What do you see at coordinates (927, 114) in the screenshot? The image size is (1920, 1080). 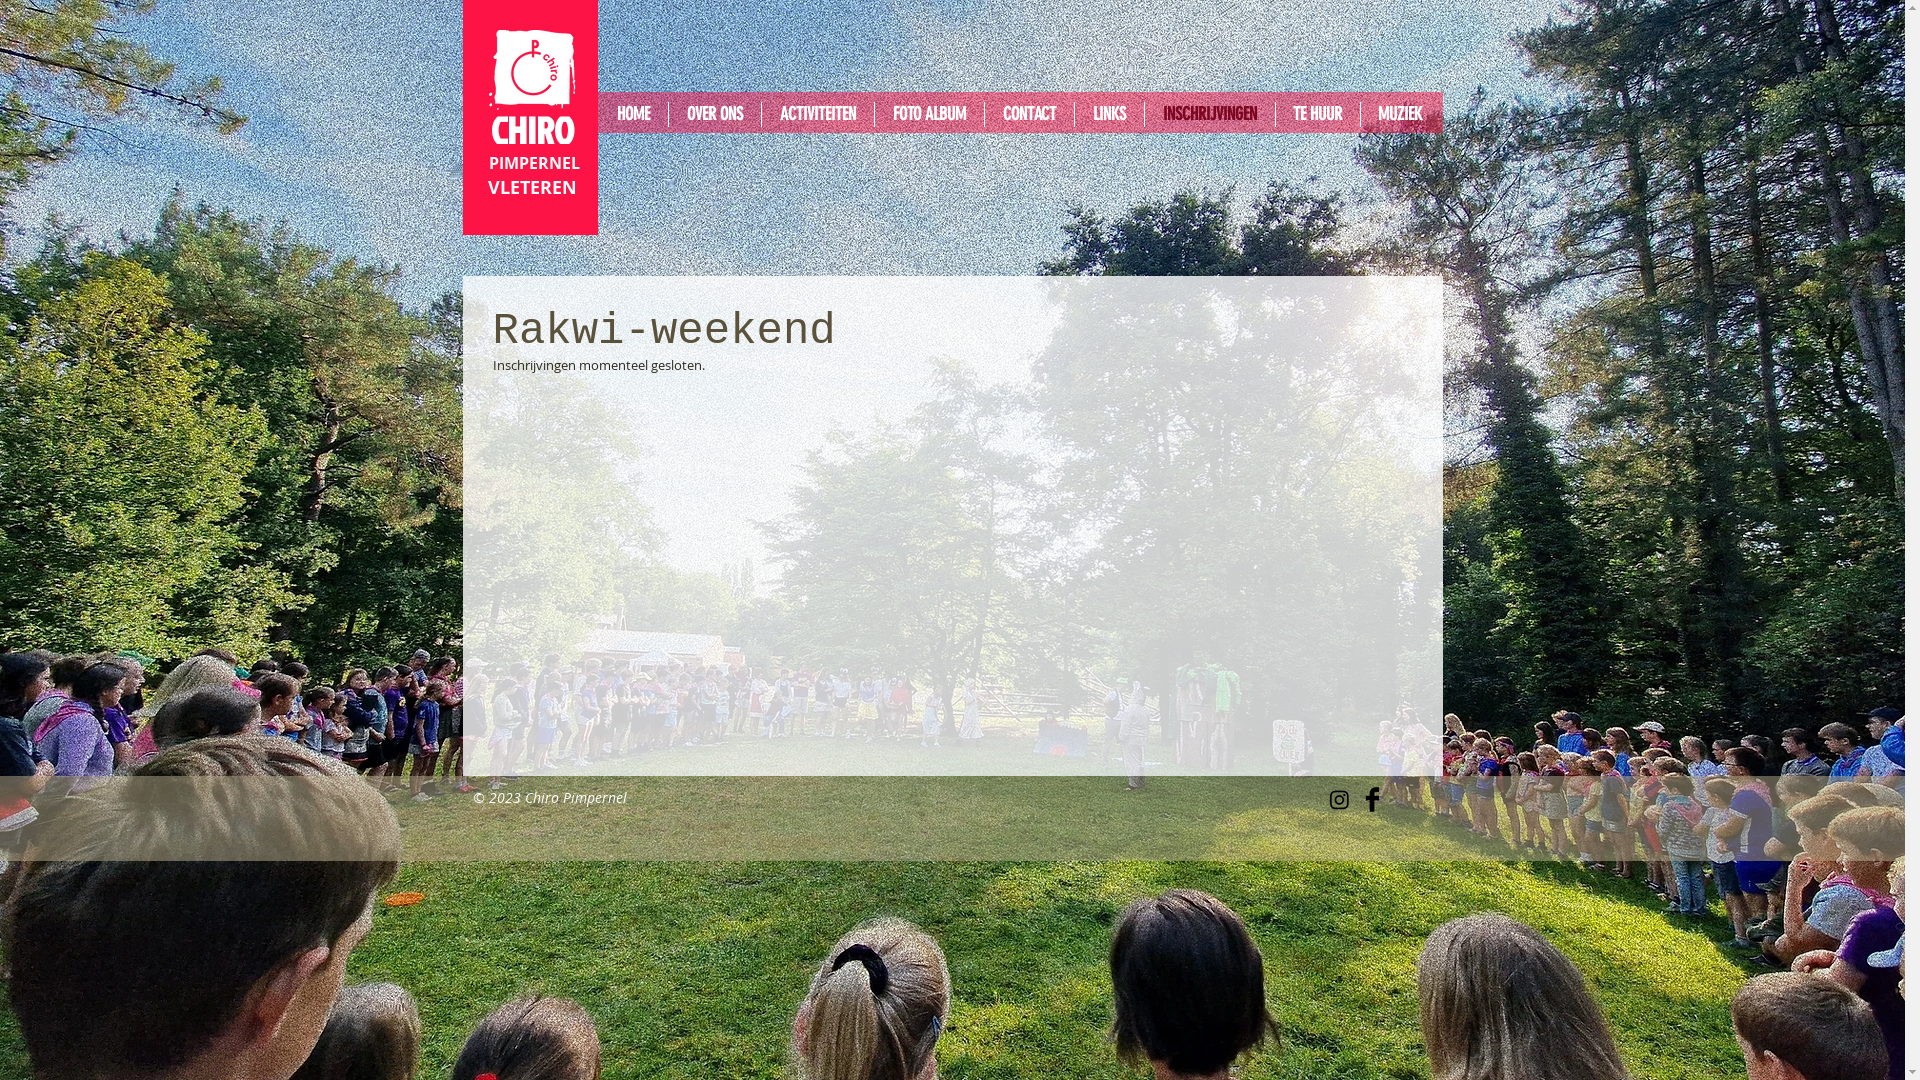 I see `'FOTO ALBUM'` at bounding box center [927, 114].